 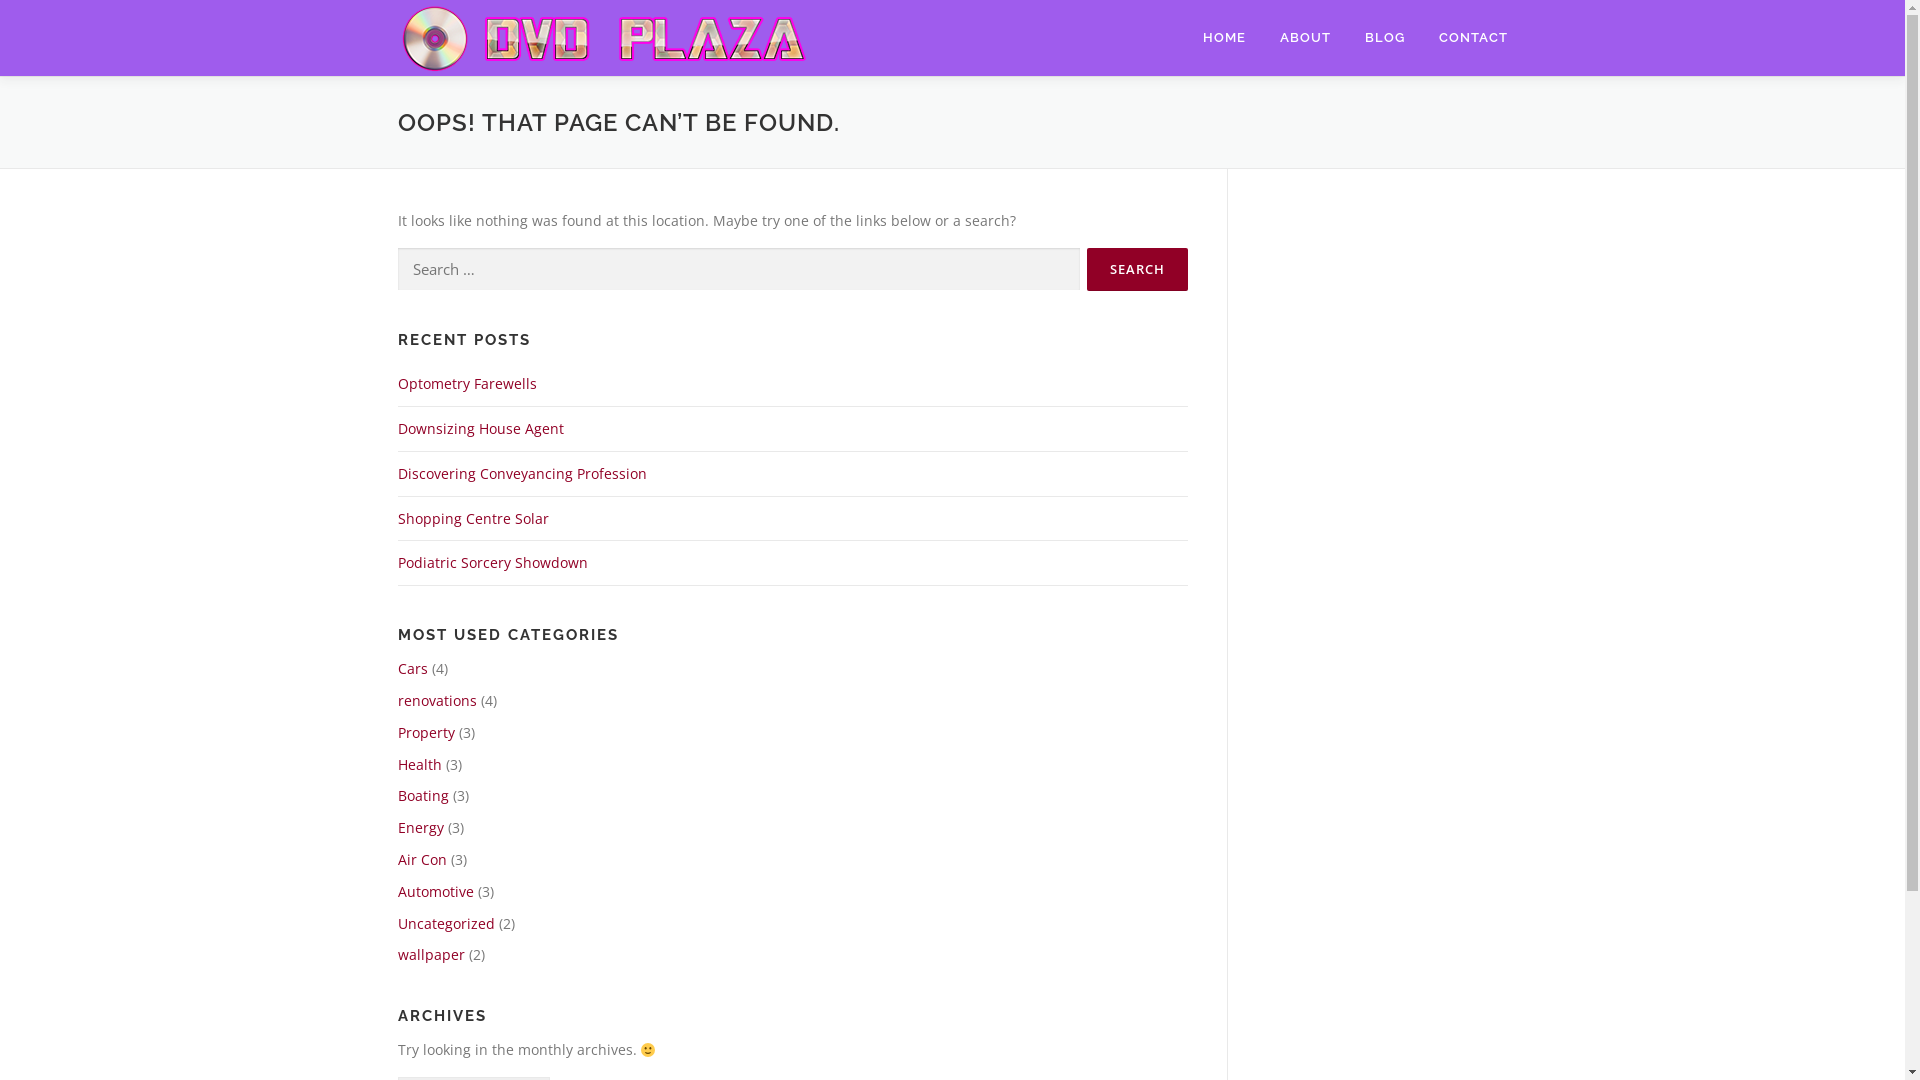 I want to click on 'Optometry Farewells', so click(x=466, y=383).